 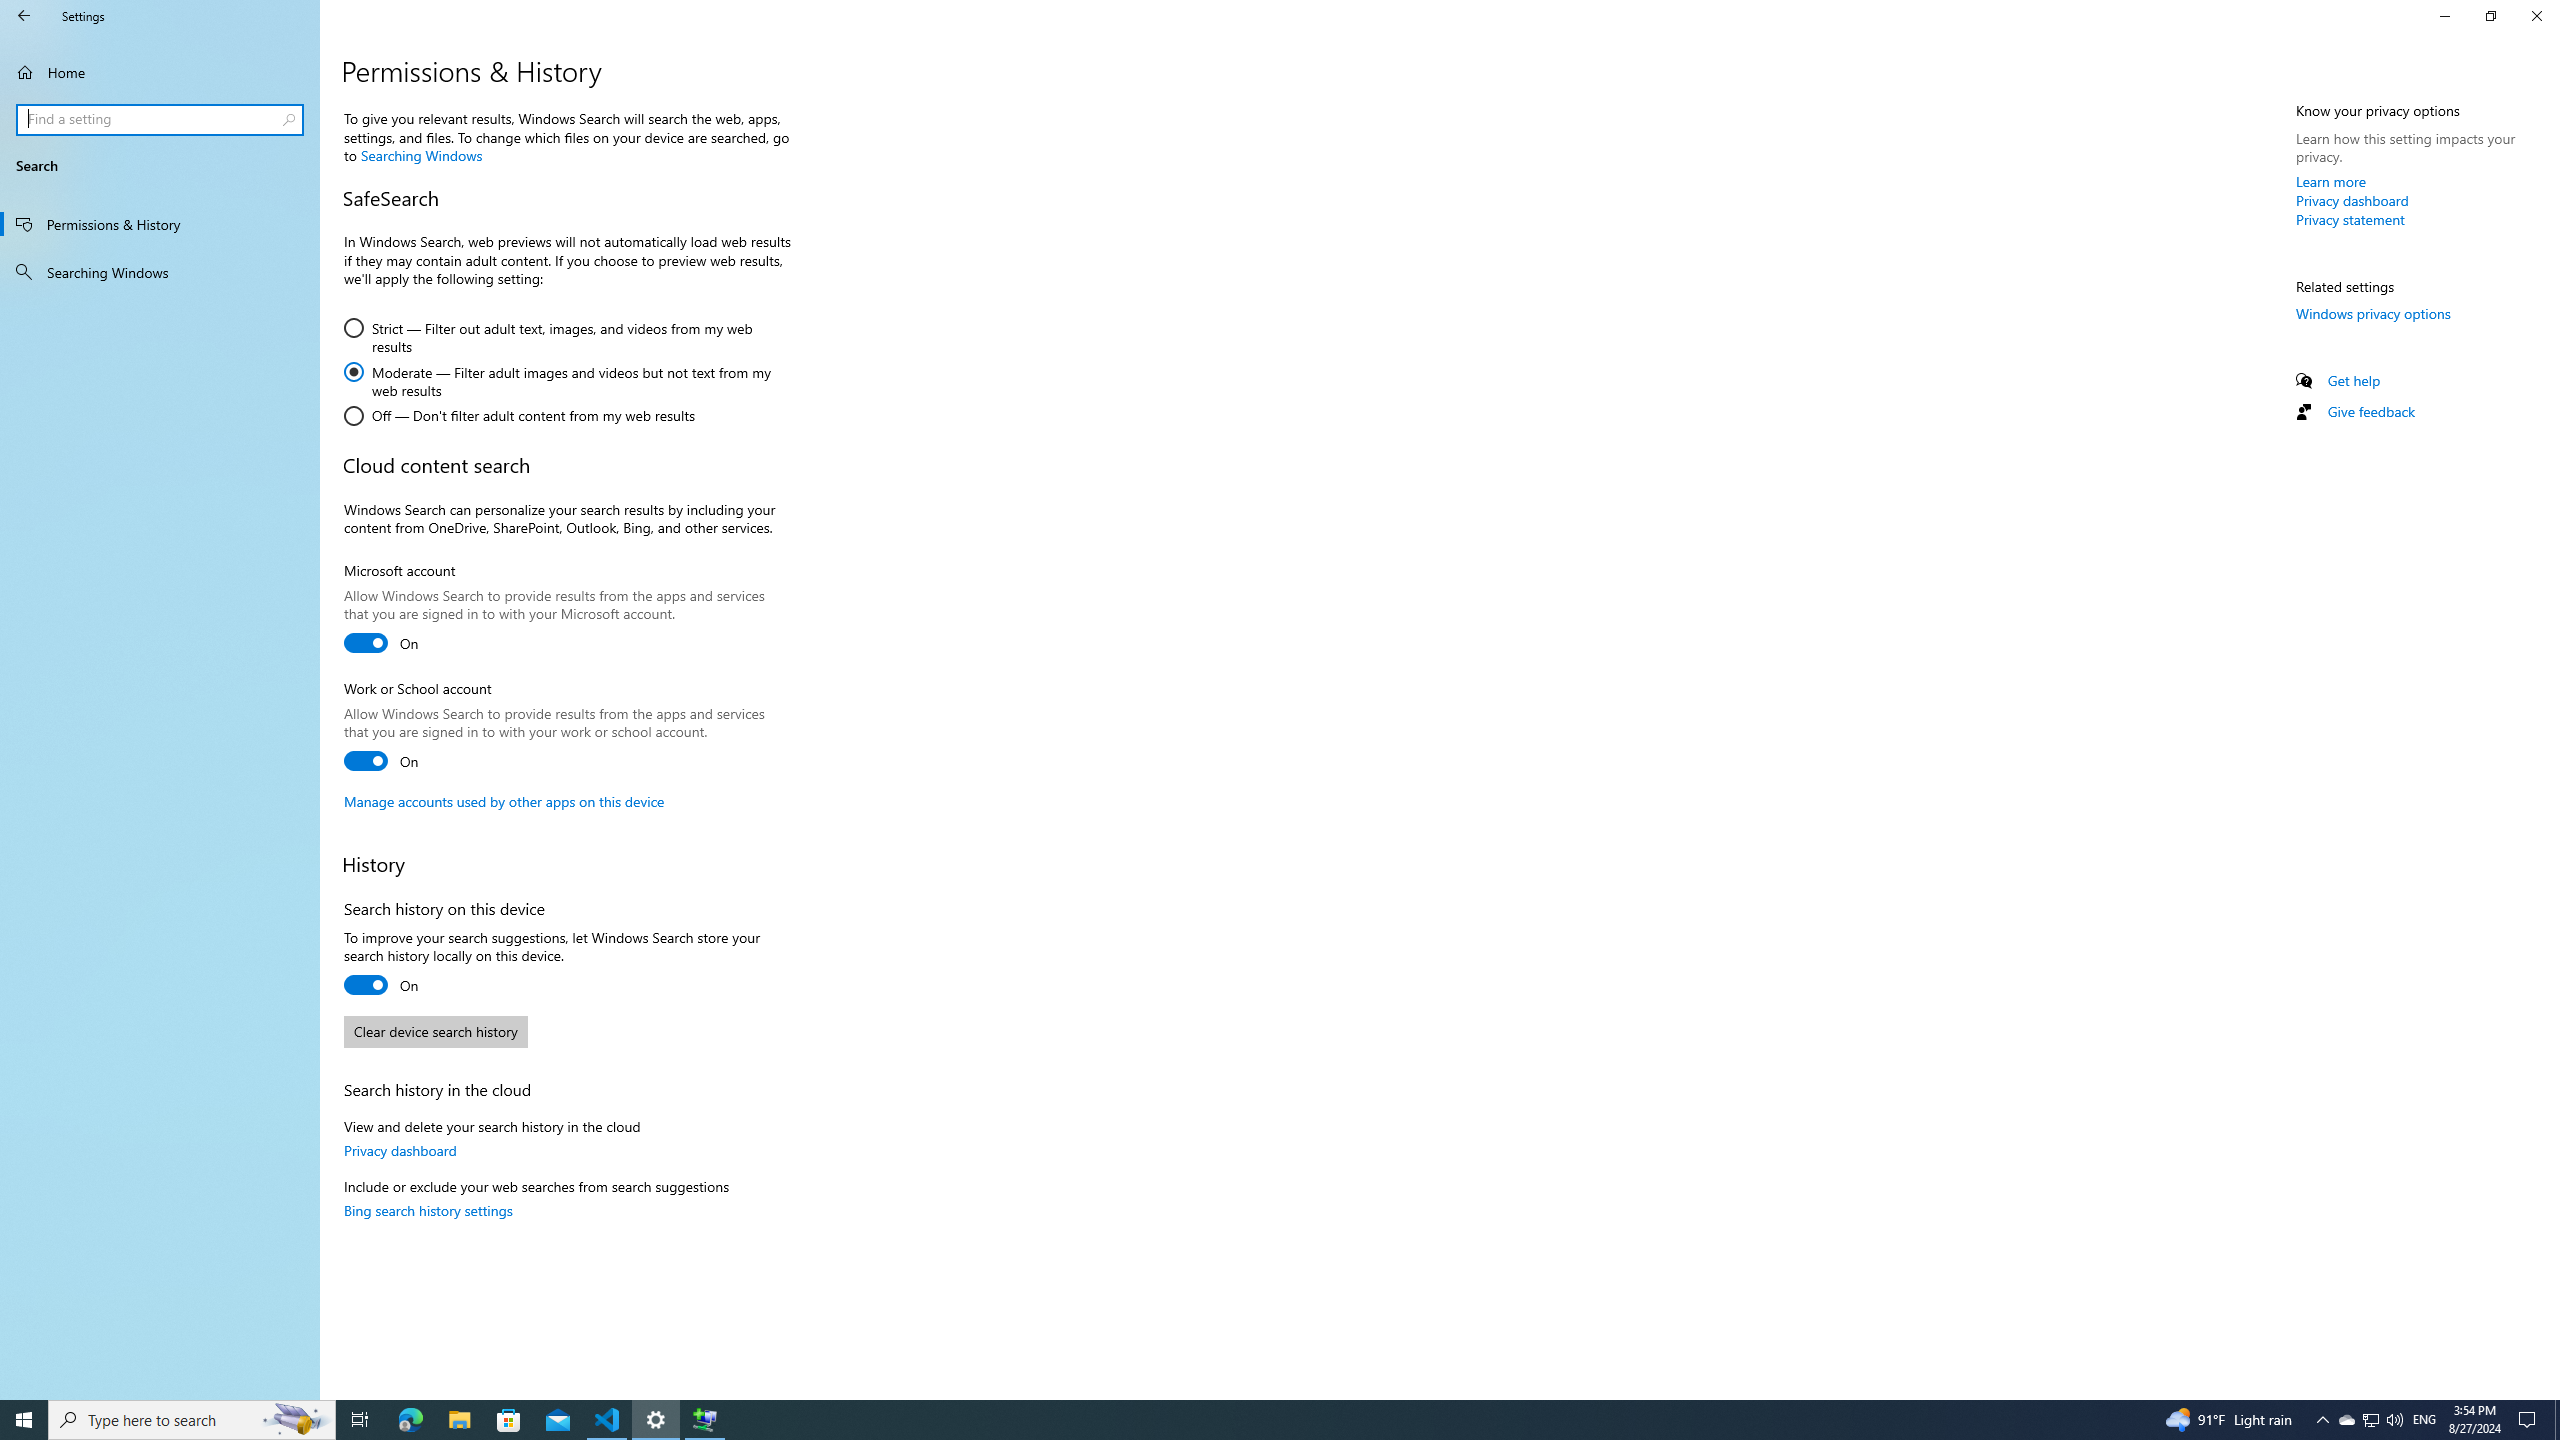 What do you see at coordinates (2372, 313) in the screenshot?
I see `'Windows privacy options'` at bounding box center [2372, 313].